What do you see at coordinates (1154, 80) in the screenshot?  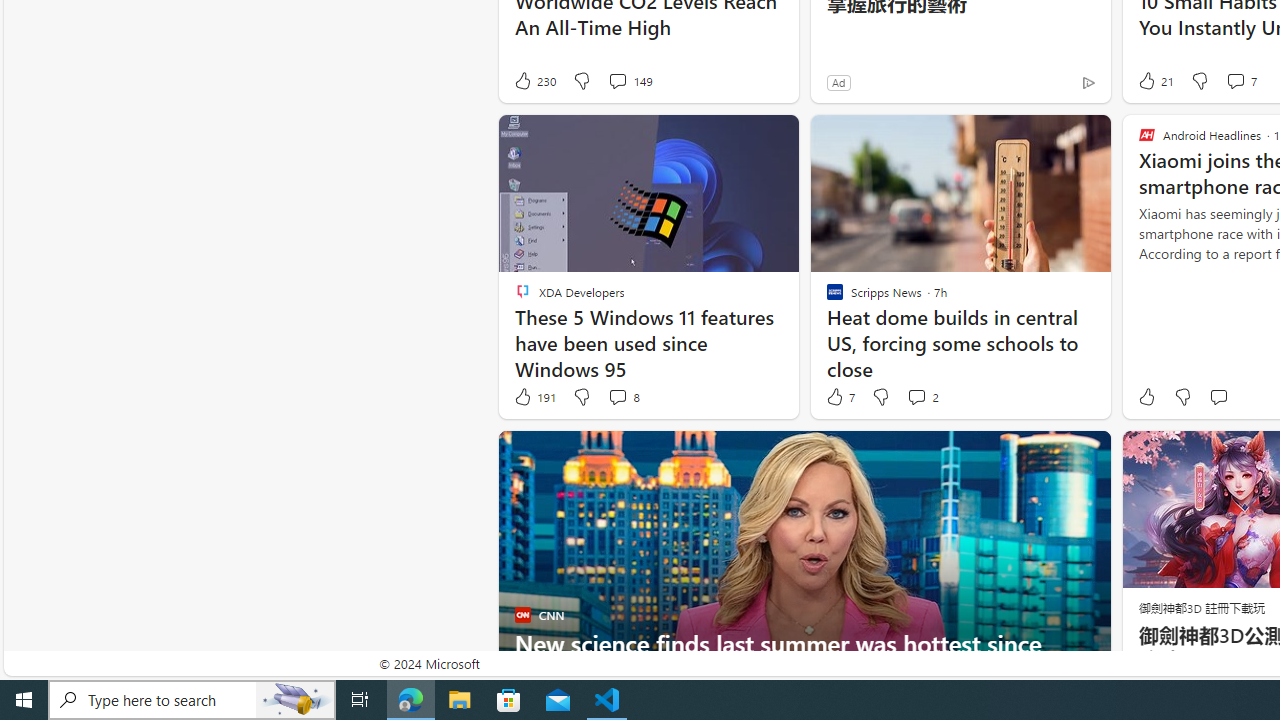 I see `'21 Like'` at bounding box center [1154, 80].